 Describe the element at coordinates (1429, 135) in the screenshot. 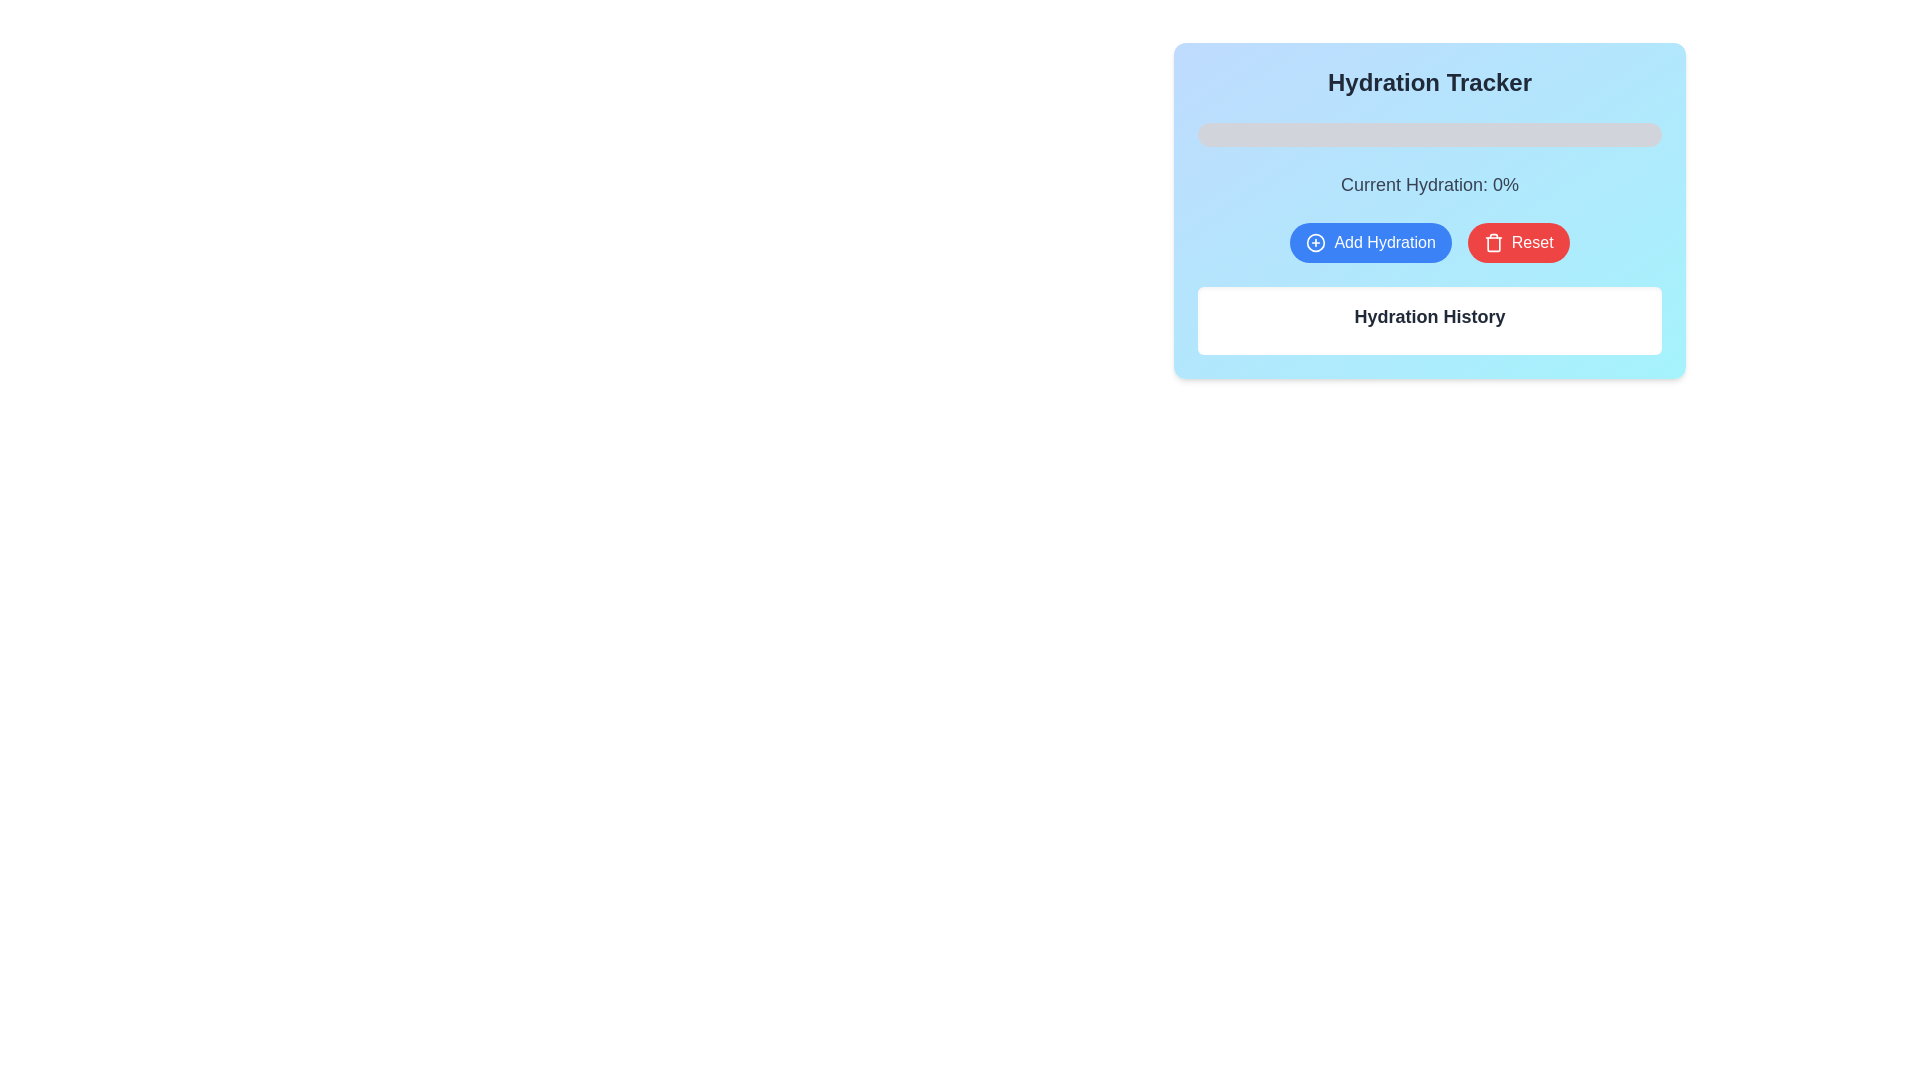

I see `the horizontal progress bar styled with a light gray background and rounded edges, located just under the 'Hydration Tracker' title` at that location.